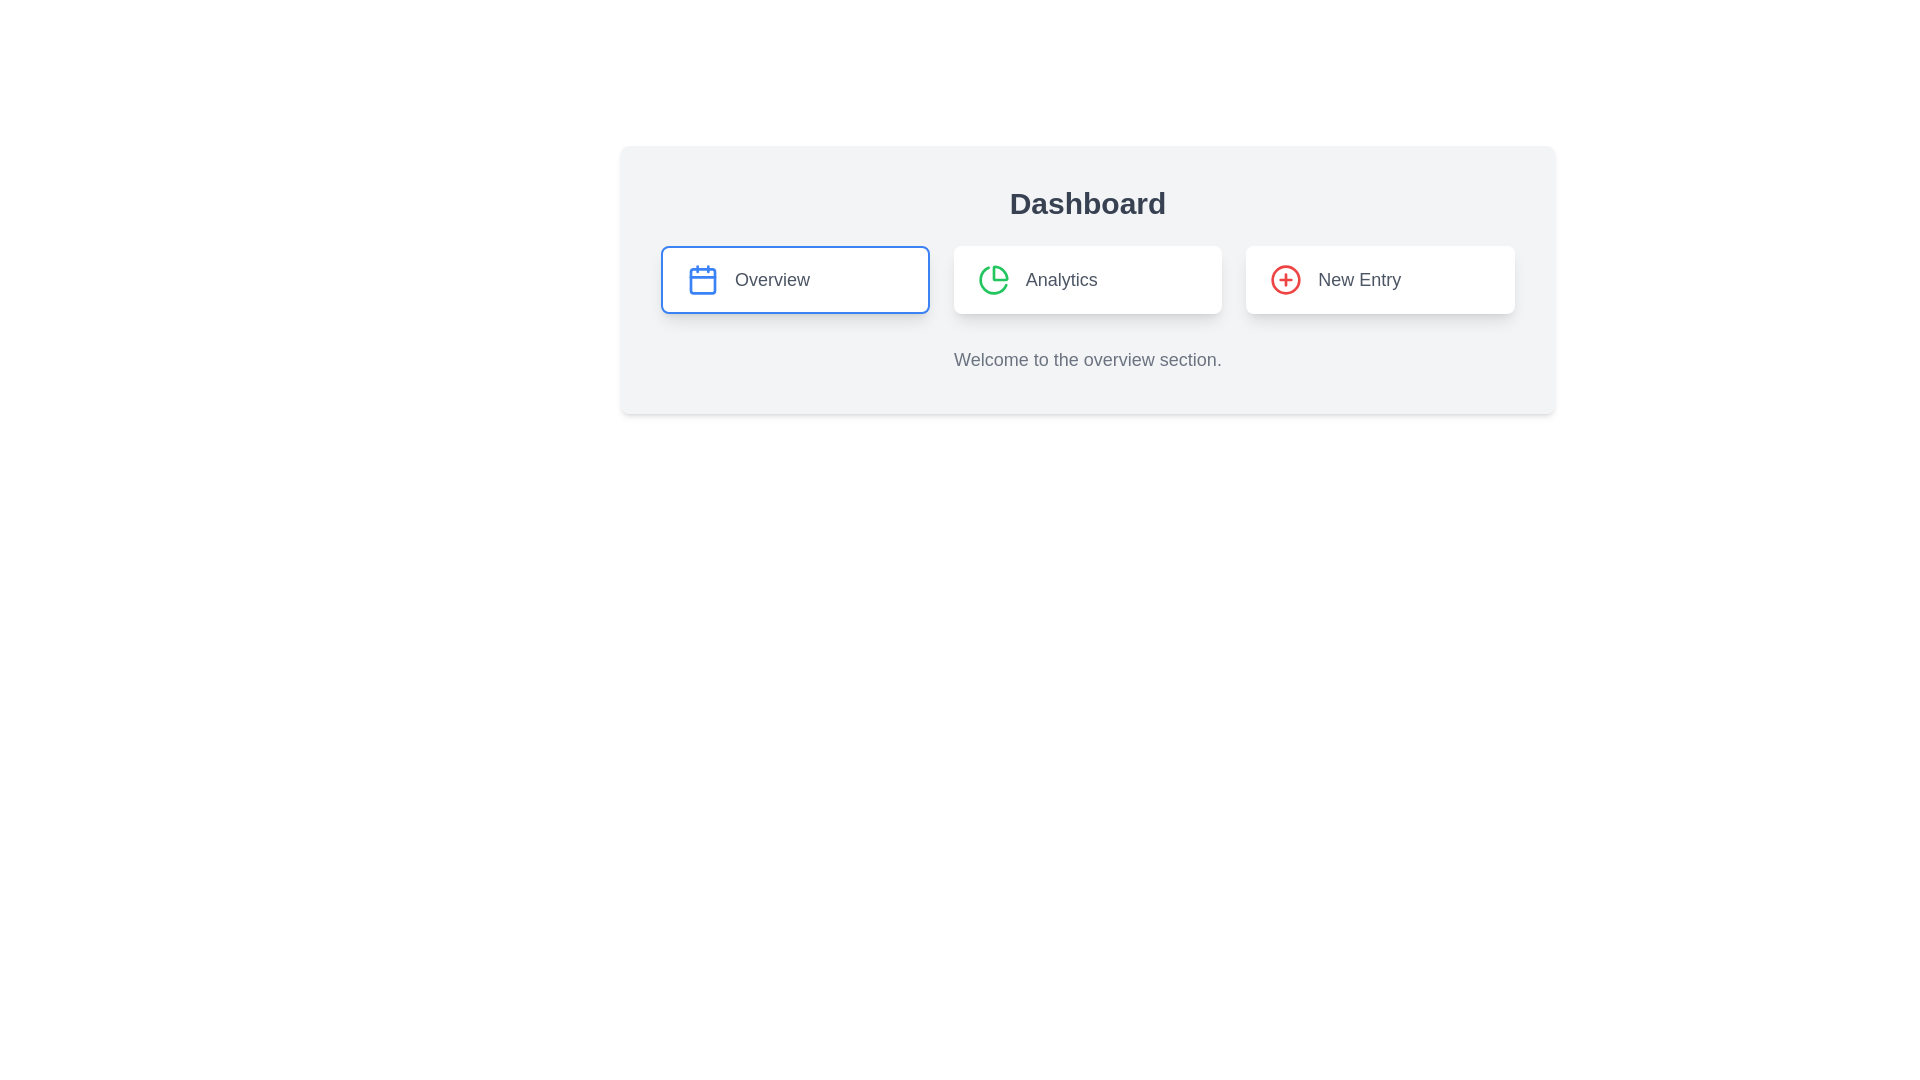  Describe the element at coordinates (993, 280) in the screenshot. I see `the green pie chart icon within the 'Analytics' button, located under the 'Dashboard' title, between the 'Overview' and 'New Entry' buttons` at that location.